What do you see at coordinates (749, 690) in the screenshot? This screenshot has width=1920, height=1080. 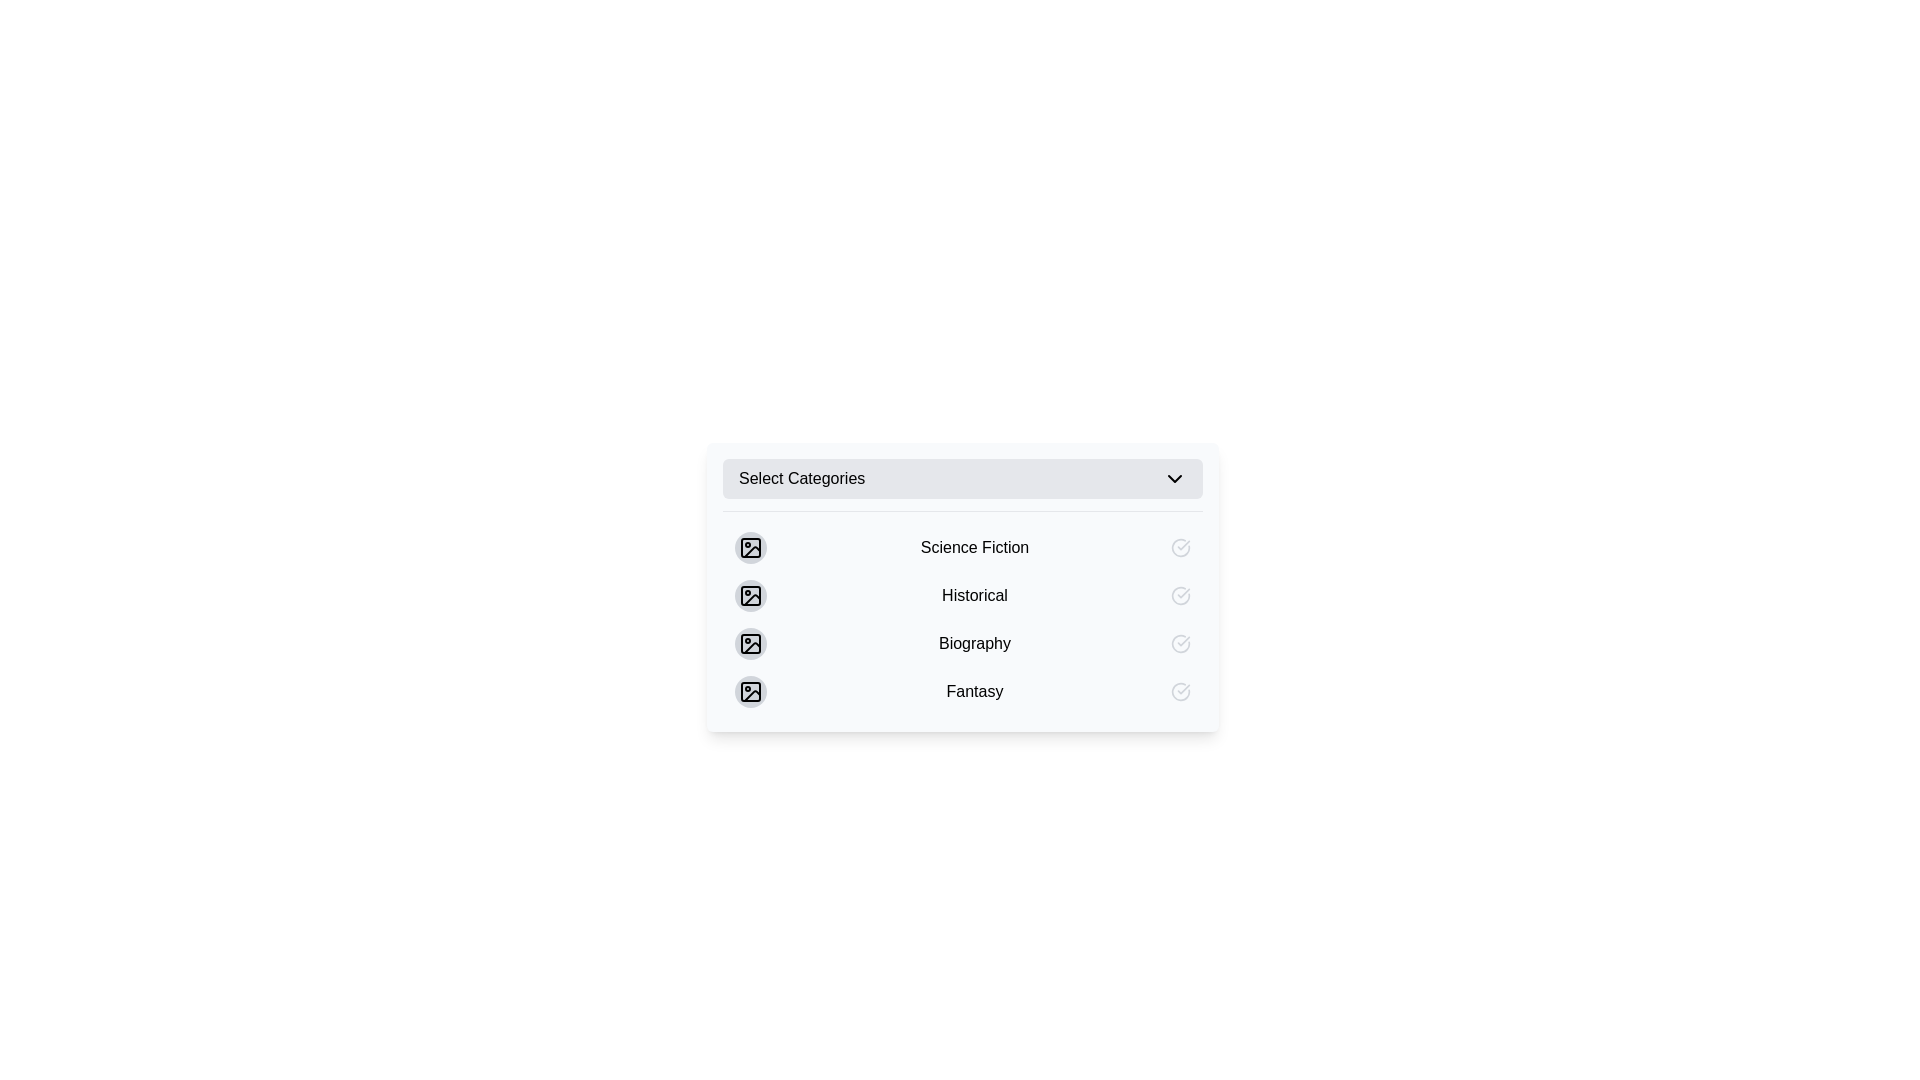 I see `the first Icon button representing the 'Fantasy' category to interact with it` at bounding box center [749, 690].